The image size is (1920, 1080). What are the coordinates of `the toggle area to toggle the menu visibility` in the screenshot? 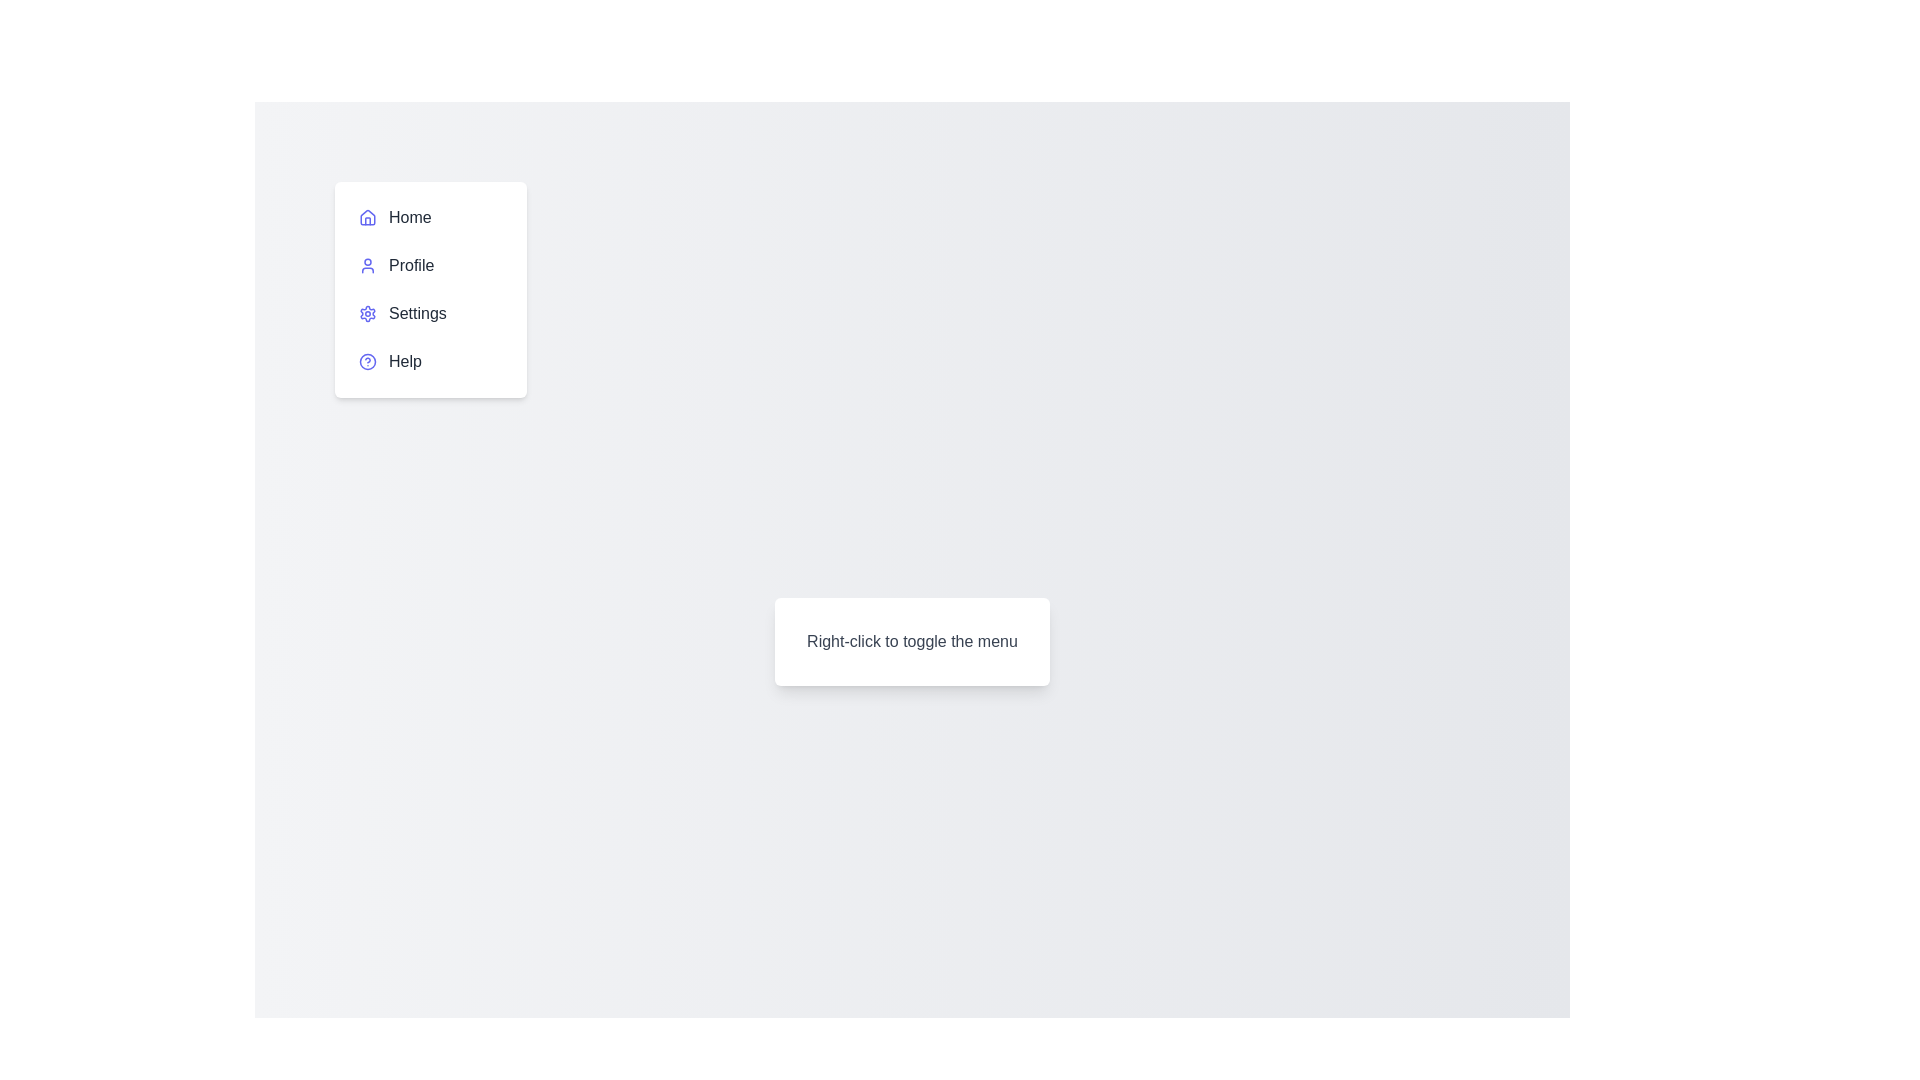 It's located at (911, 641).